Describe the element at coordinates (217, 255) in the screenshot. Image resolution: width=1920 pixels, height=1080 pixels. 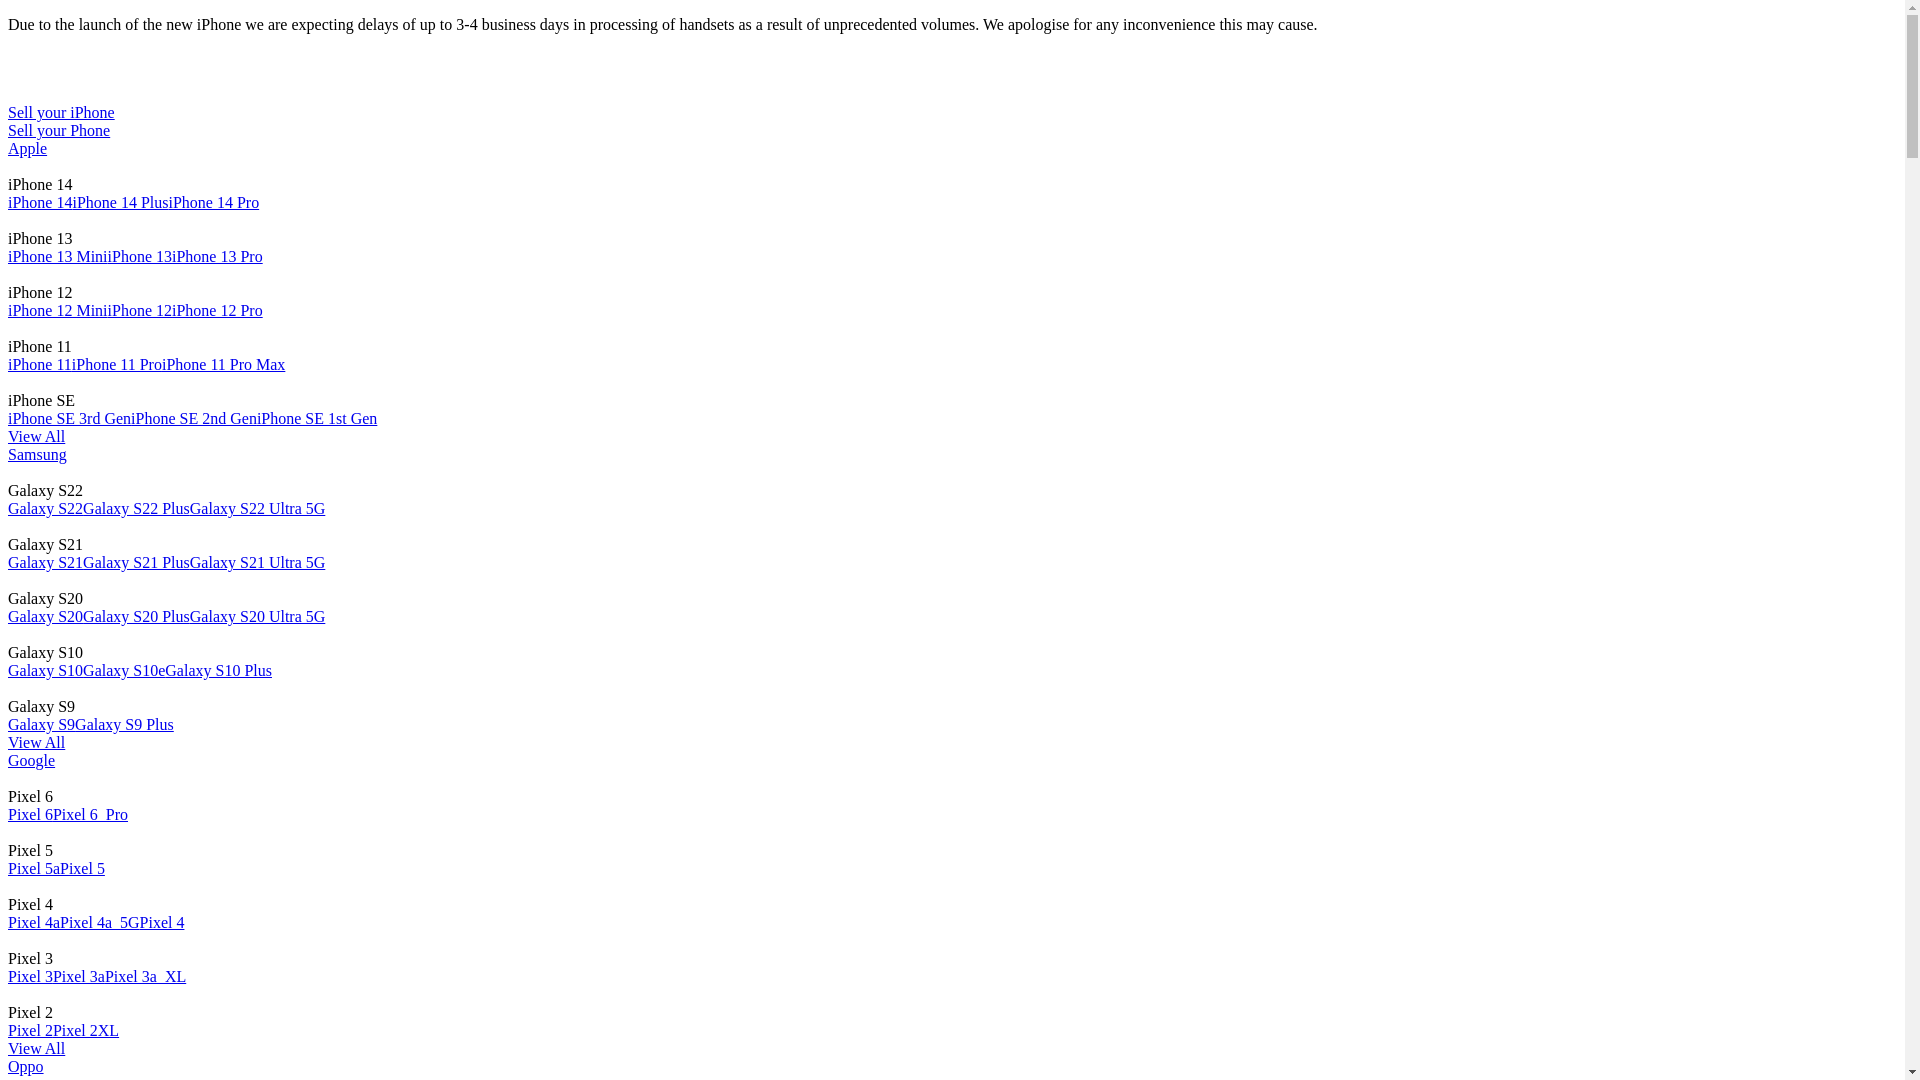
I see `'iPhone 13 Pro'` at that location.